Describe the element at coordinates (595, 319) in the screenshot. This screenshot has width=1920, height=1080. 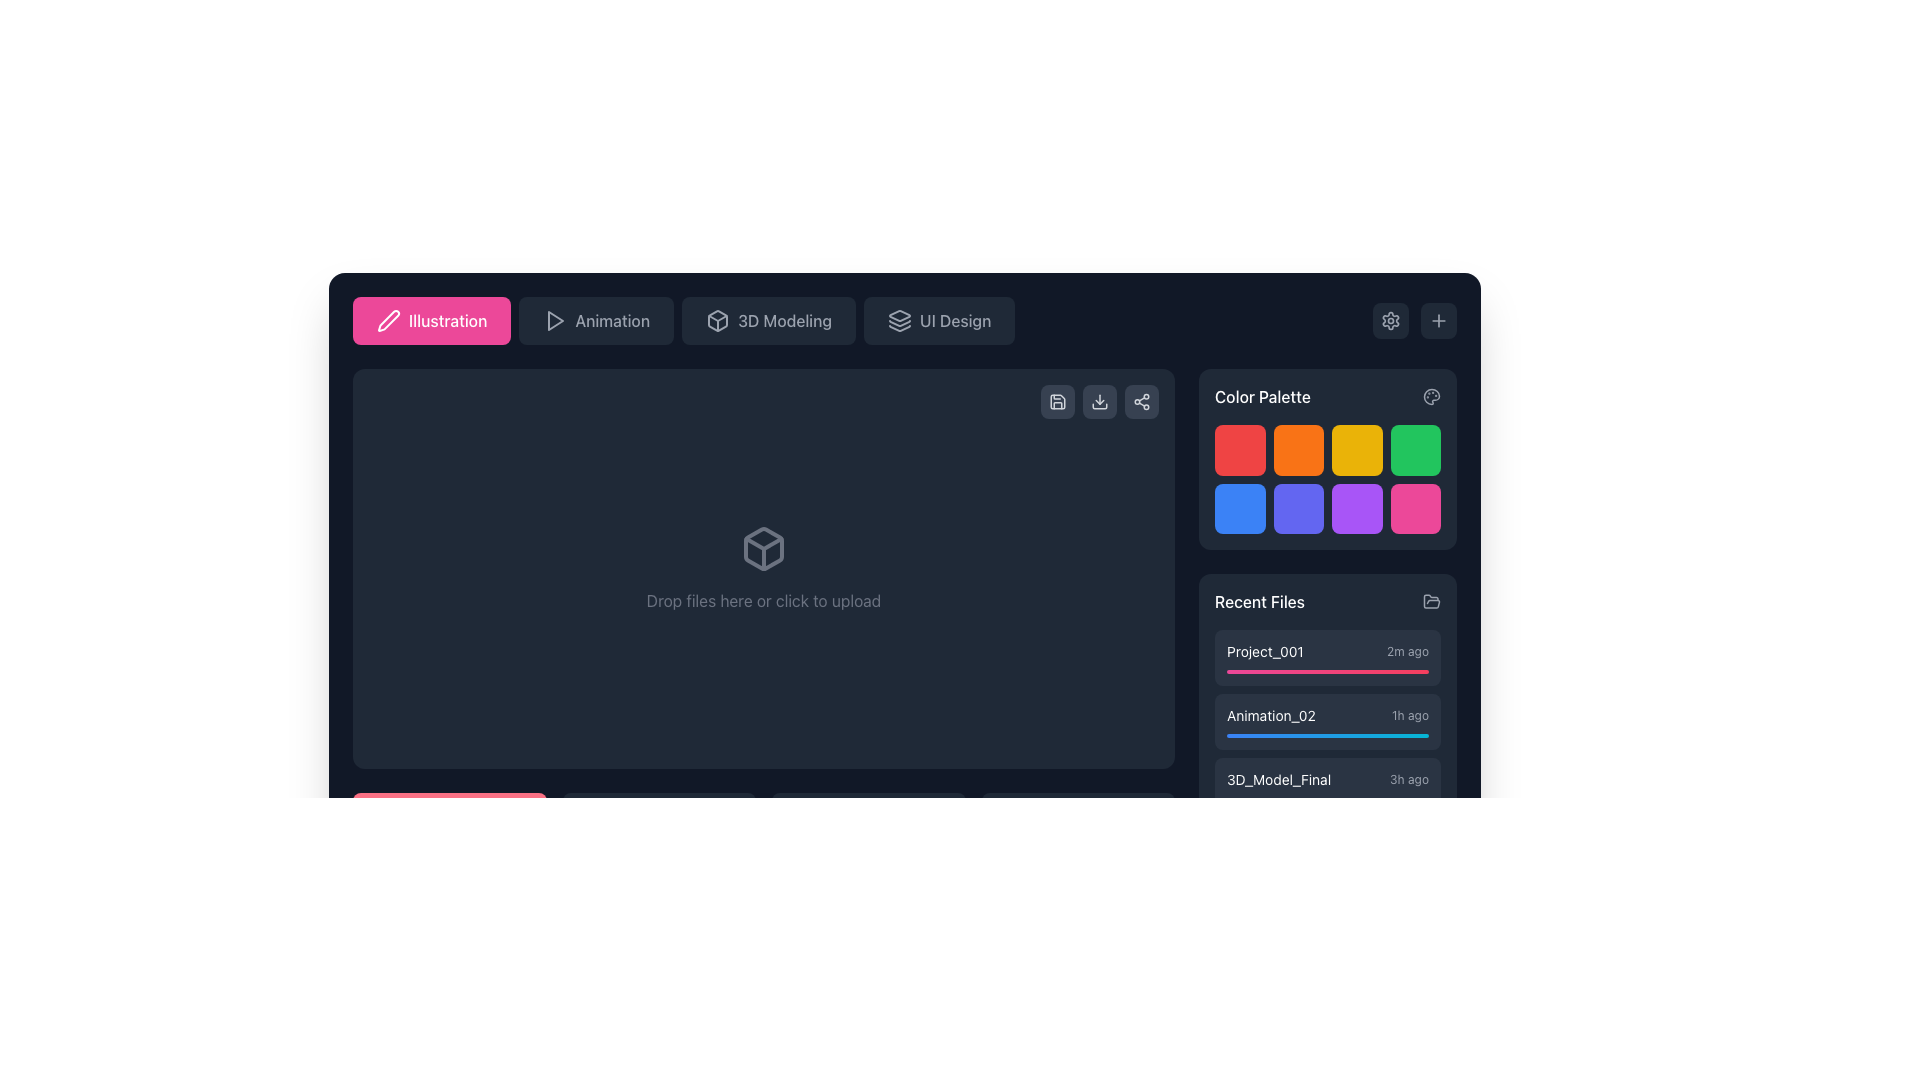
I see `the button for accessing or filtering content related to animations` at that location.